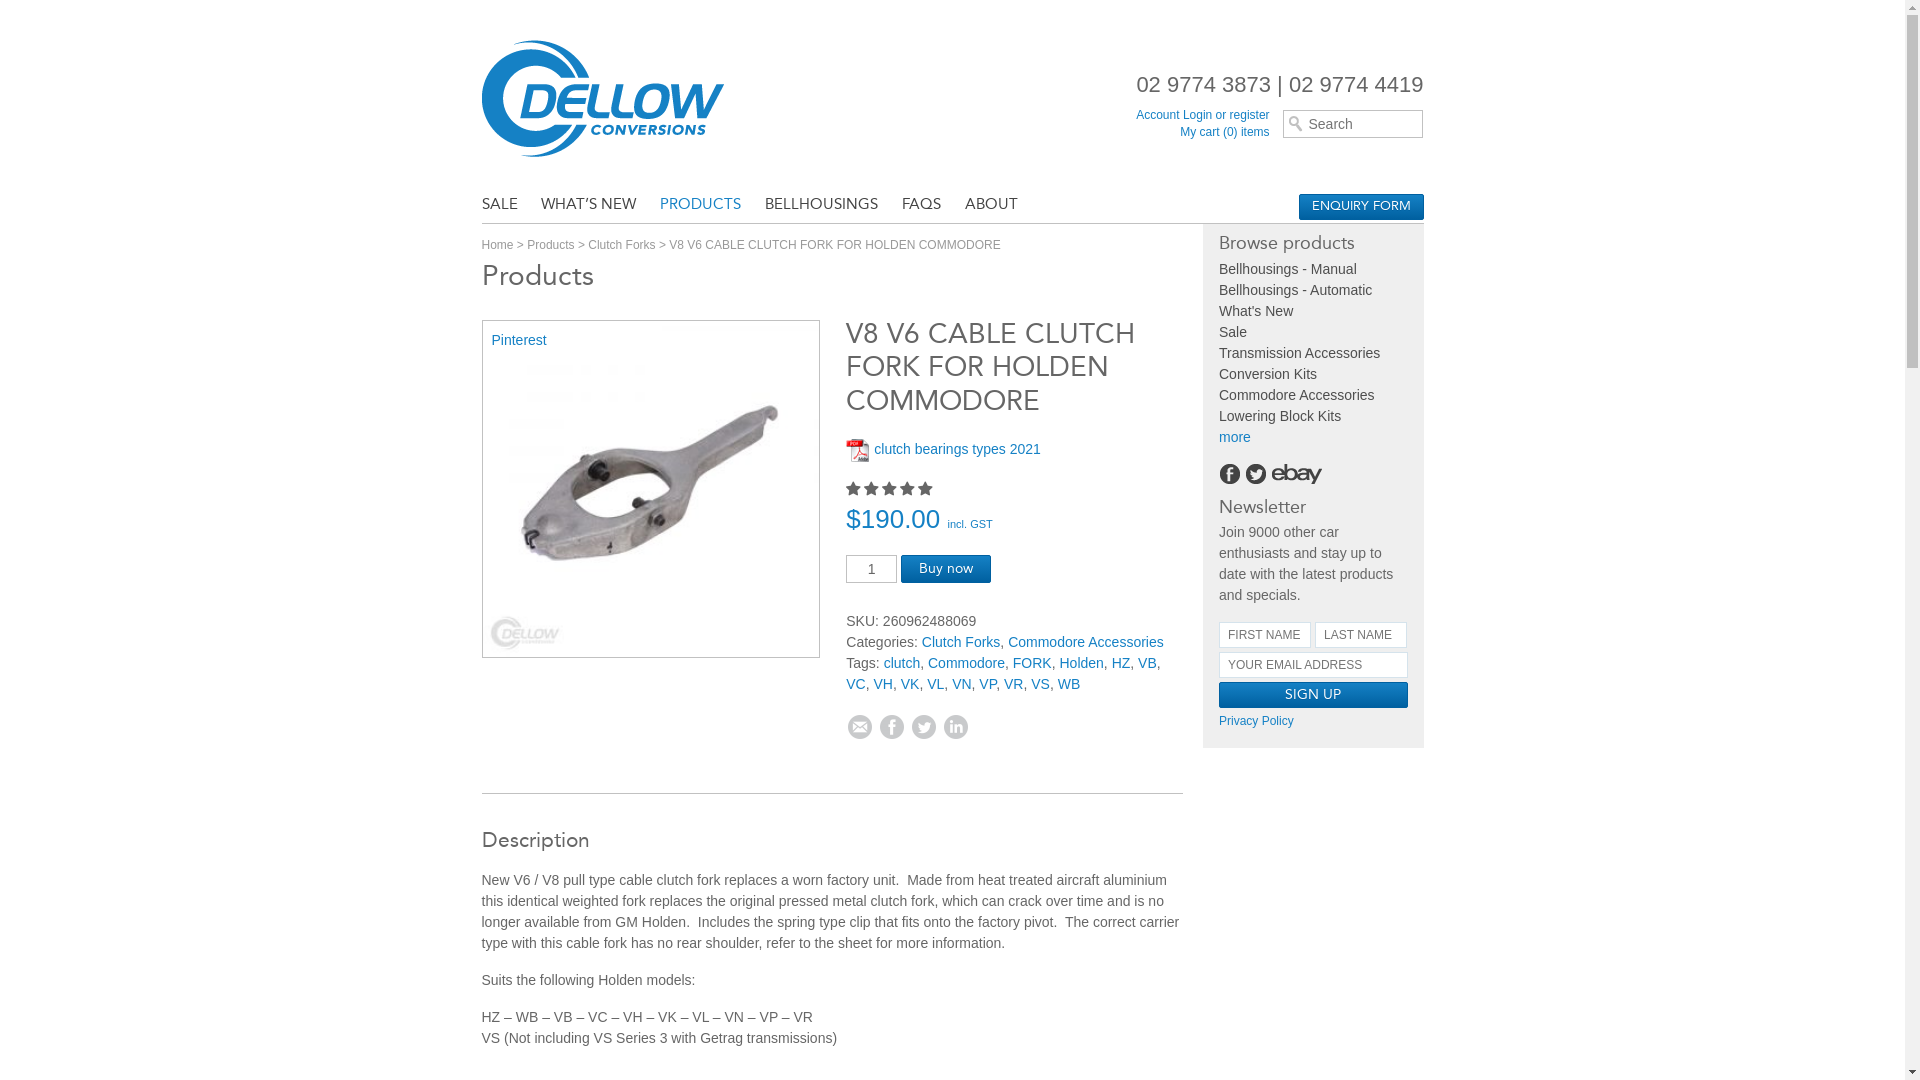 The width and height of the screenshot is (1920, 1080). I want to click on 'Privacy Policy', so click(1255, 721).